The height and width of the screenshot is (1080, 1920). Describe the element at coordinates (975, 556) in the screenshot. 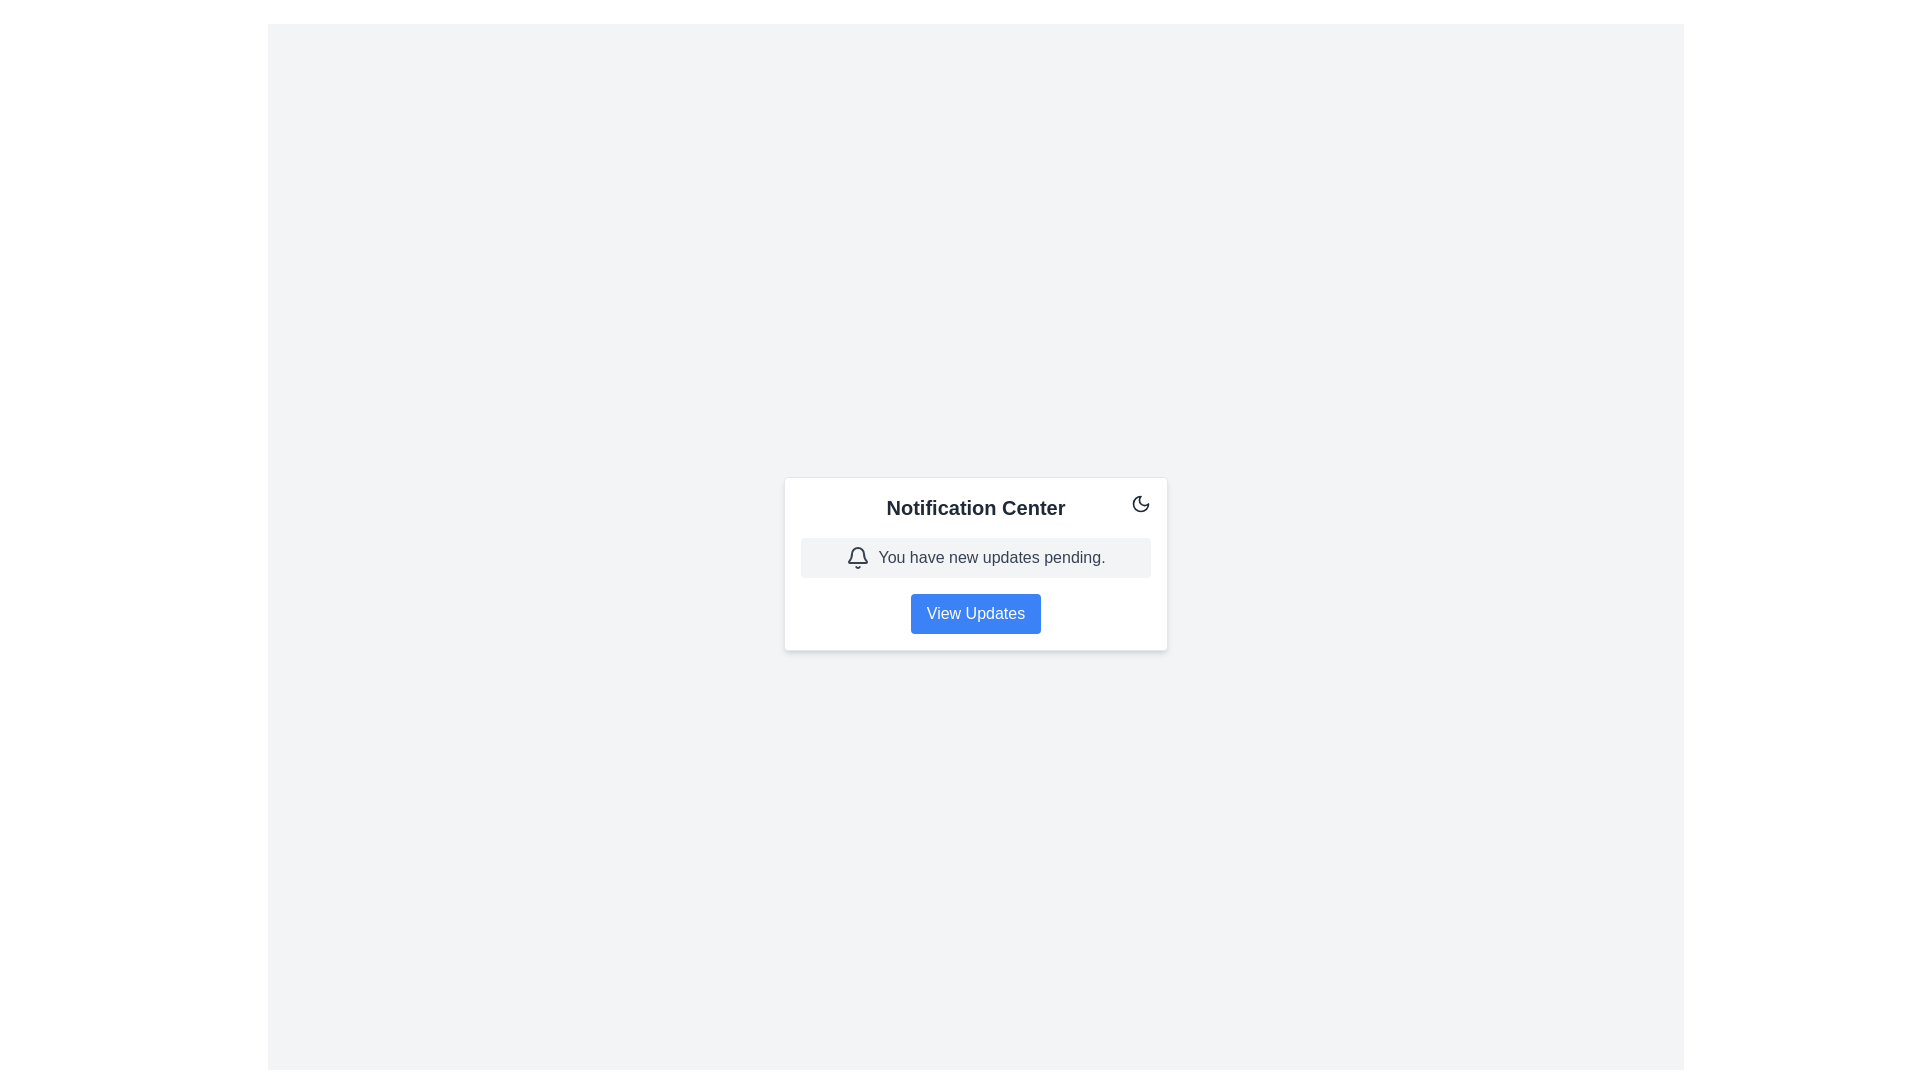

I see `the informational message located in the notification card, which is positioned below the header 'Notification Center' and above the 'View Updates' button` at that location.